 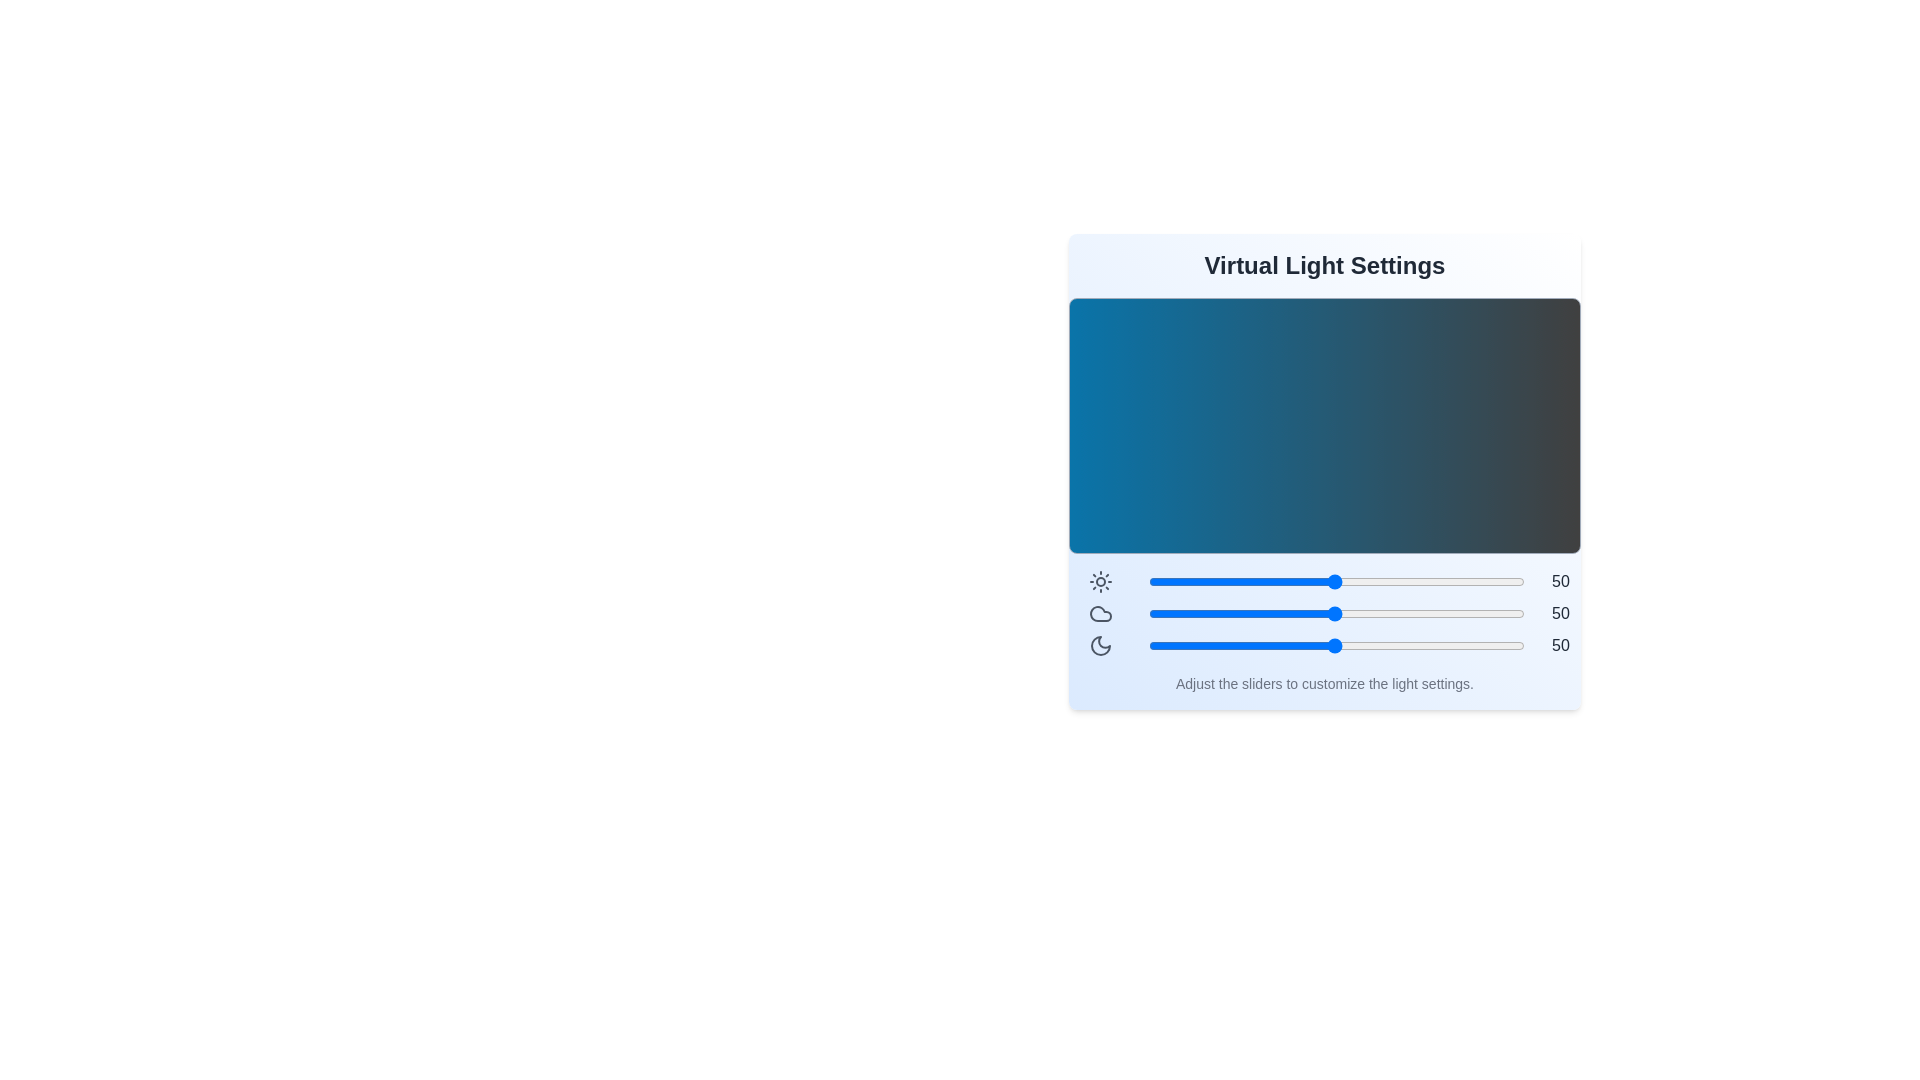 I want to click on the saturation slider to 25, so click(x=1239, y=645).